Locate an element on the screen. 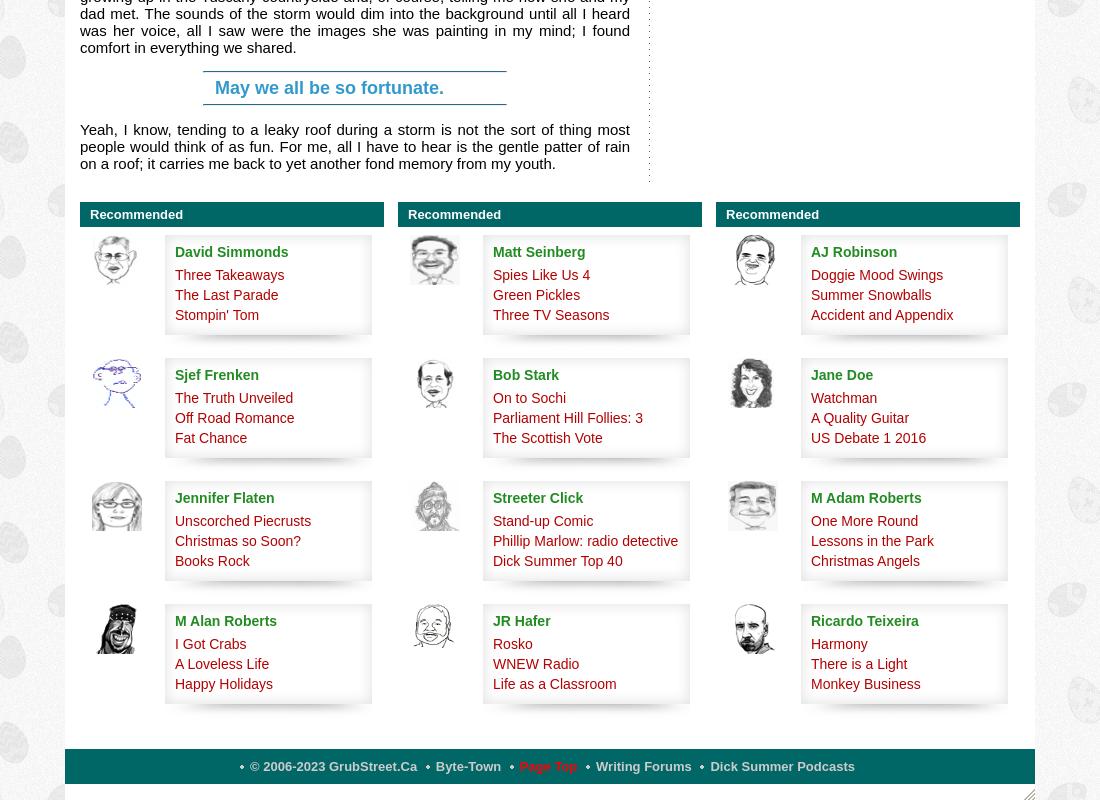  'Sjef Frenken' is located at coordinates (217, 374).